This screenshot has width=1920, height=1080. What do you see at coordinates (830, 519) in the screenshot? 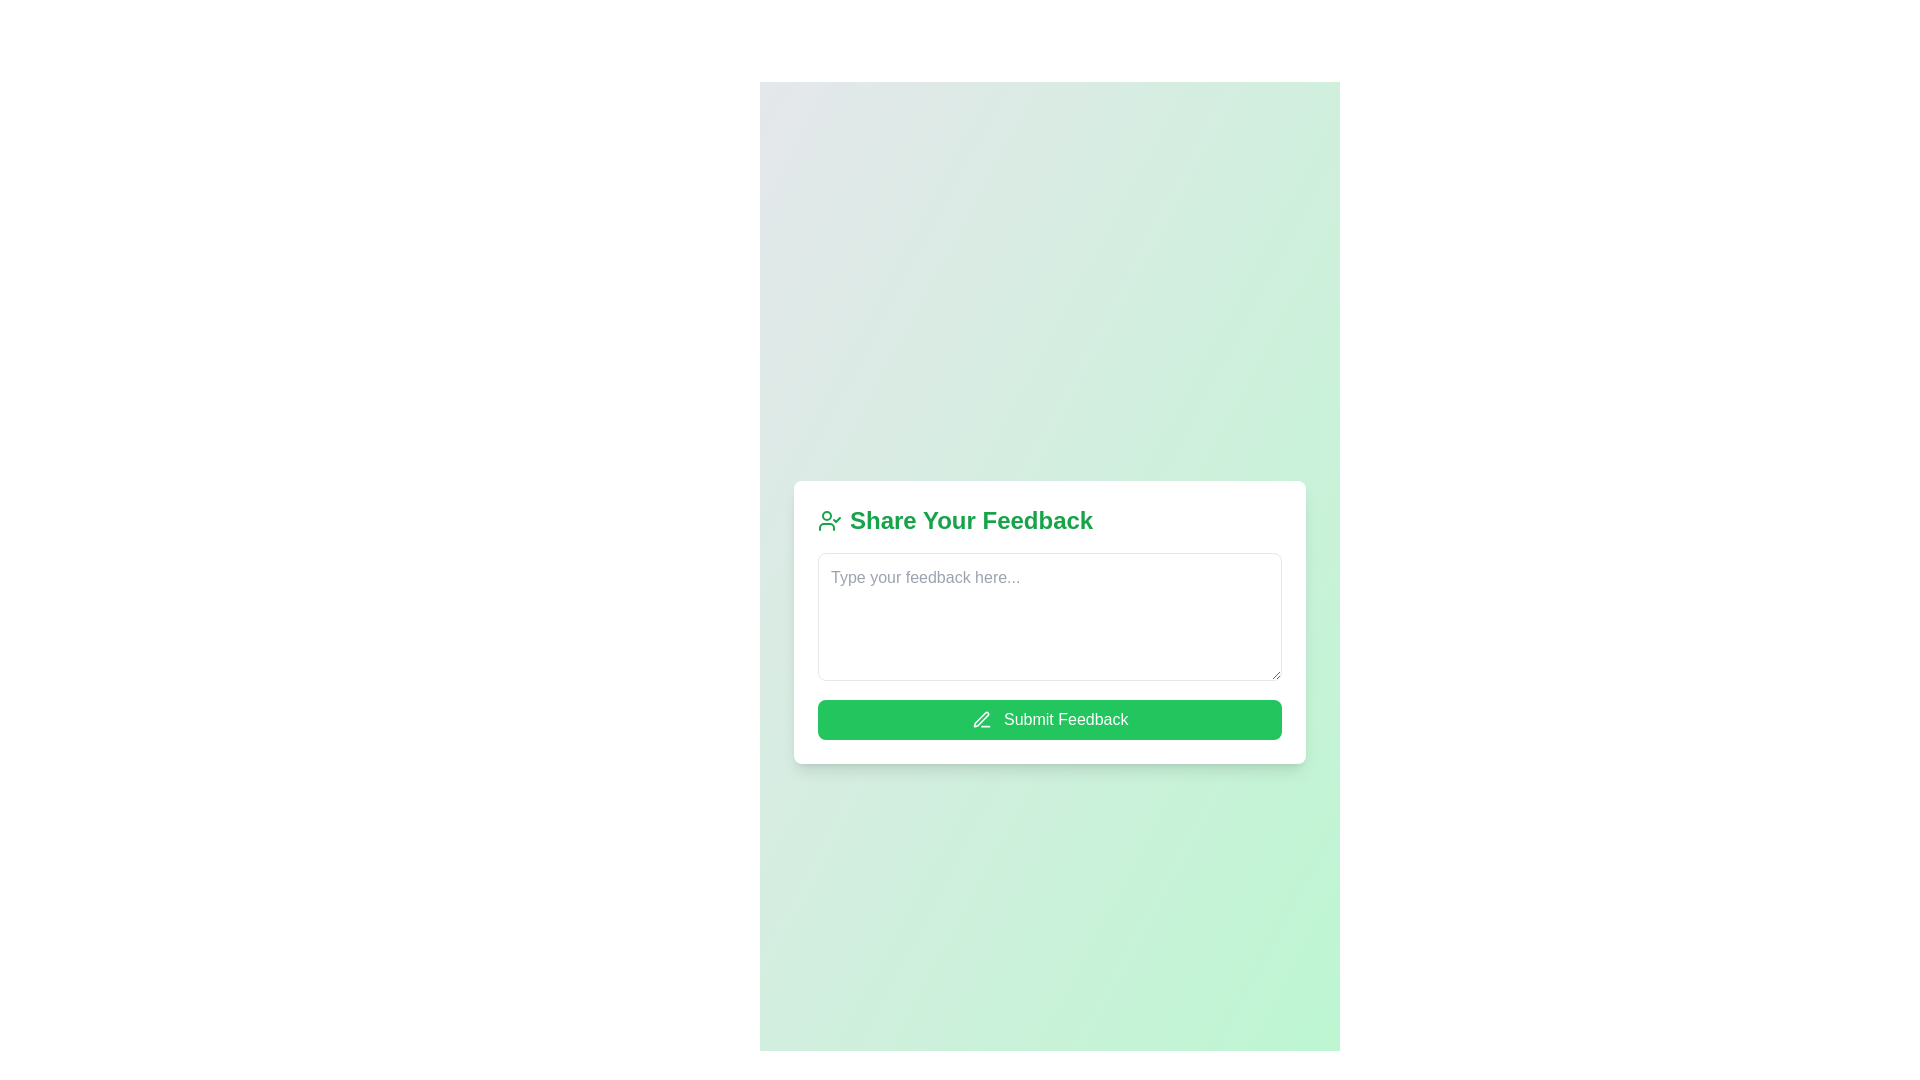
I see `the decorative icon located in the top-left corner of the feedback form, which is to the left of the 'Share Your Feedback' text` at bounding box center [830, 519].